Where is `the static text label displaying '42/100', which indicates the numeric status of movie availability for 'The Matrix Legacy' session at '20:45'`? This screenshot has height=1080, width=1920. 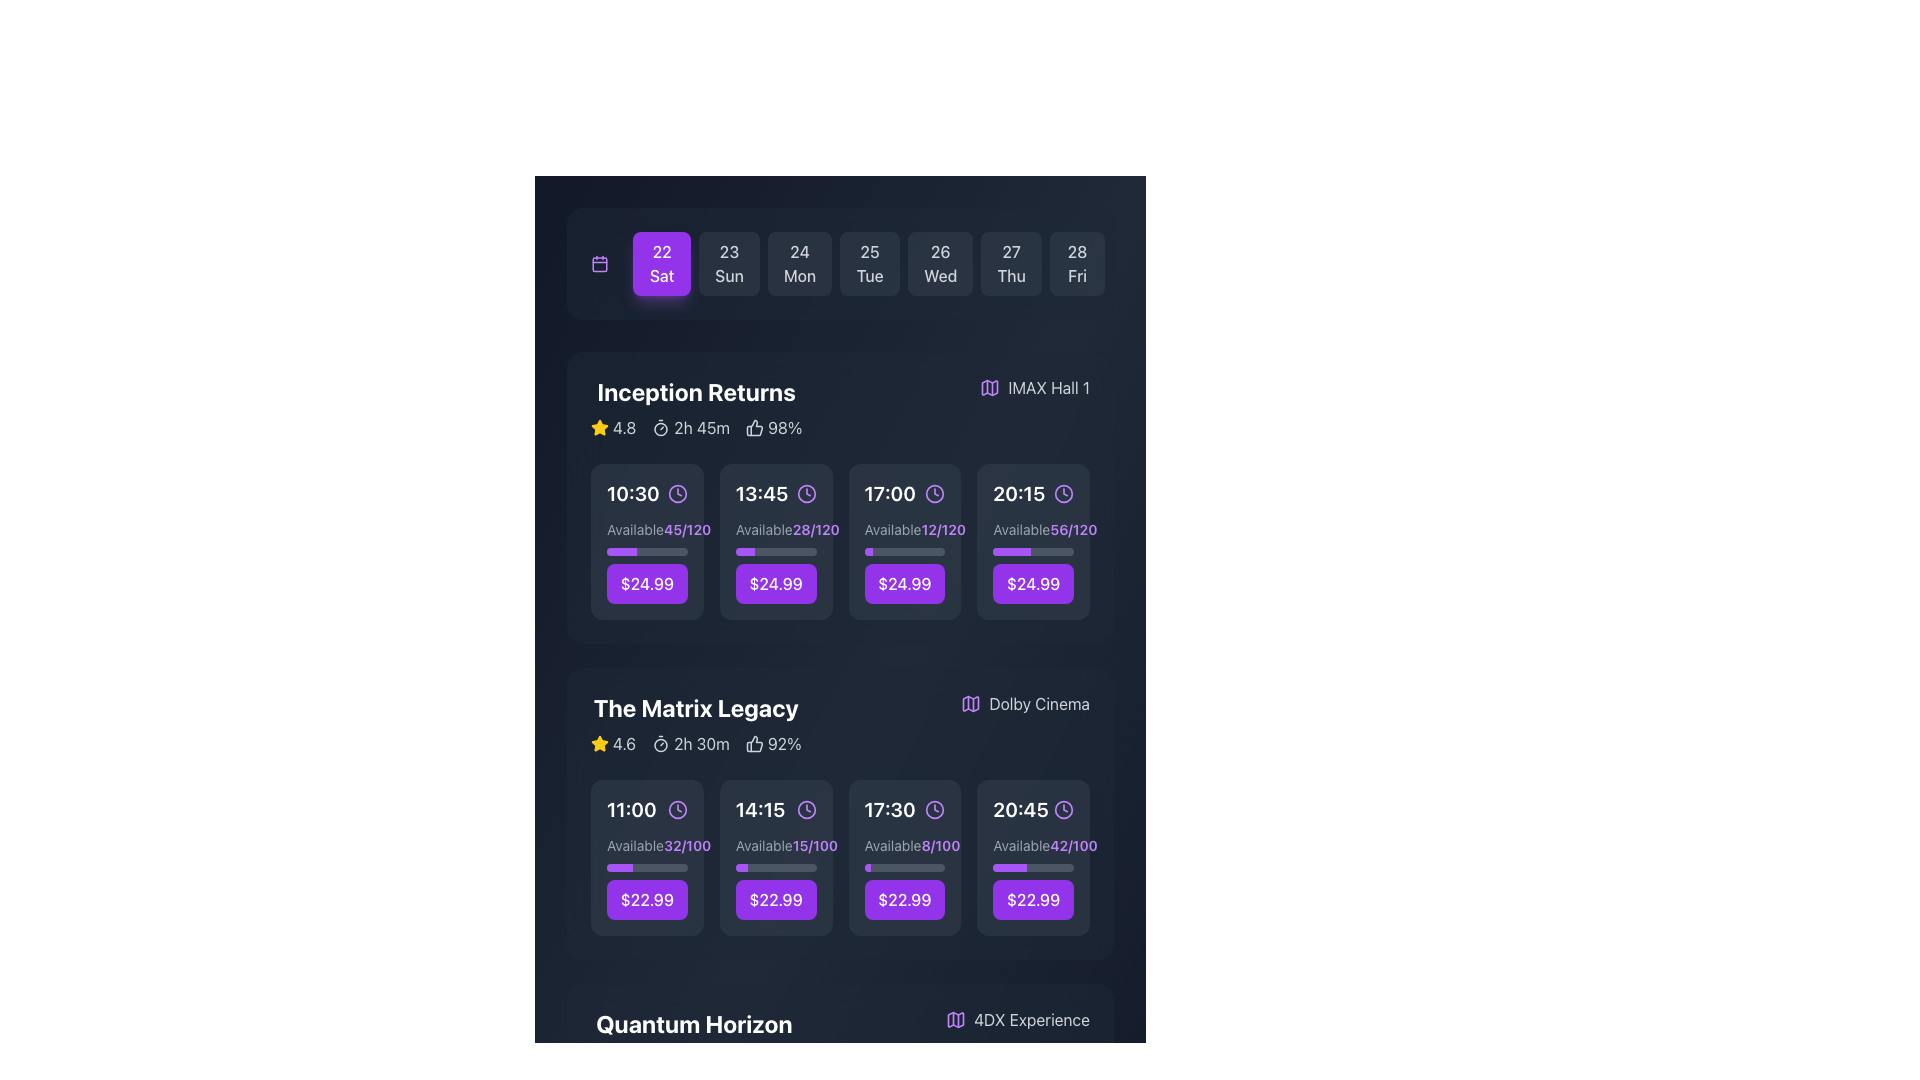
the static text label displaying '42/100', which indicates the numeric status of movie availability for 'The Matrix Legacy' session at '20:45' is located at coordinates (1073, 845).